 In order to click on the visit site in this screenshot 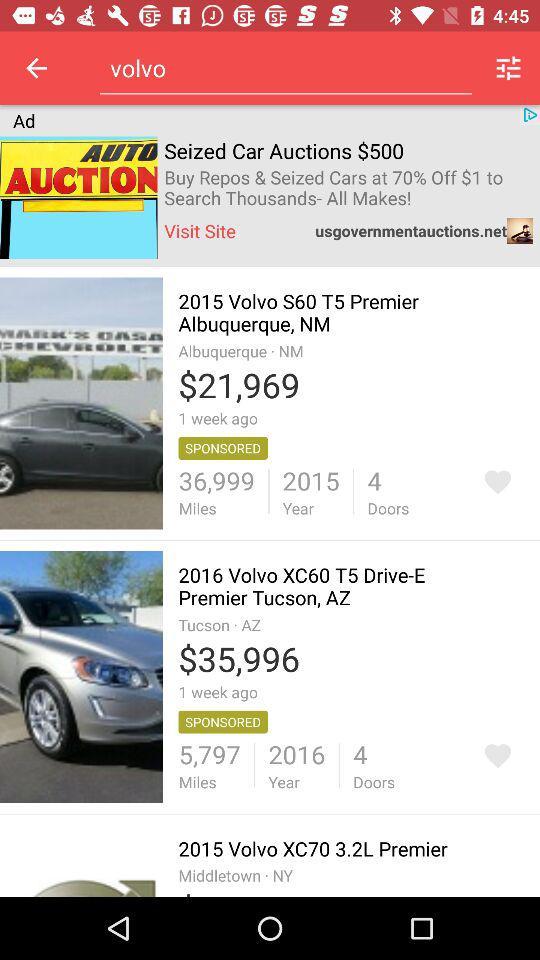, I will do `click(200, 230)`.